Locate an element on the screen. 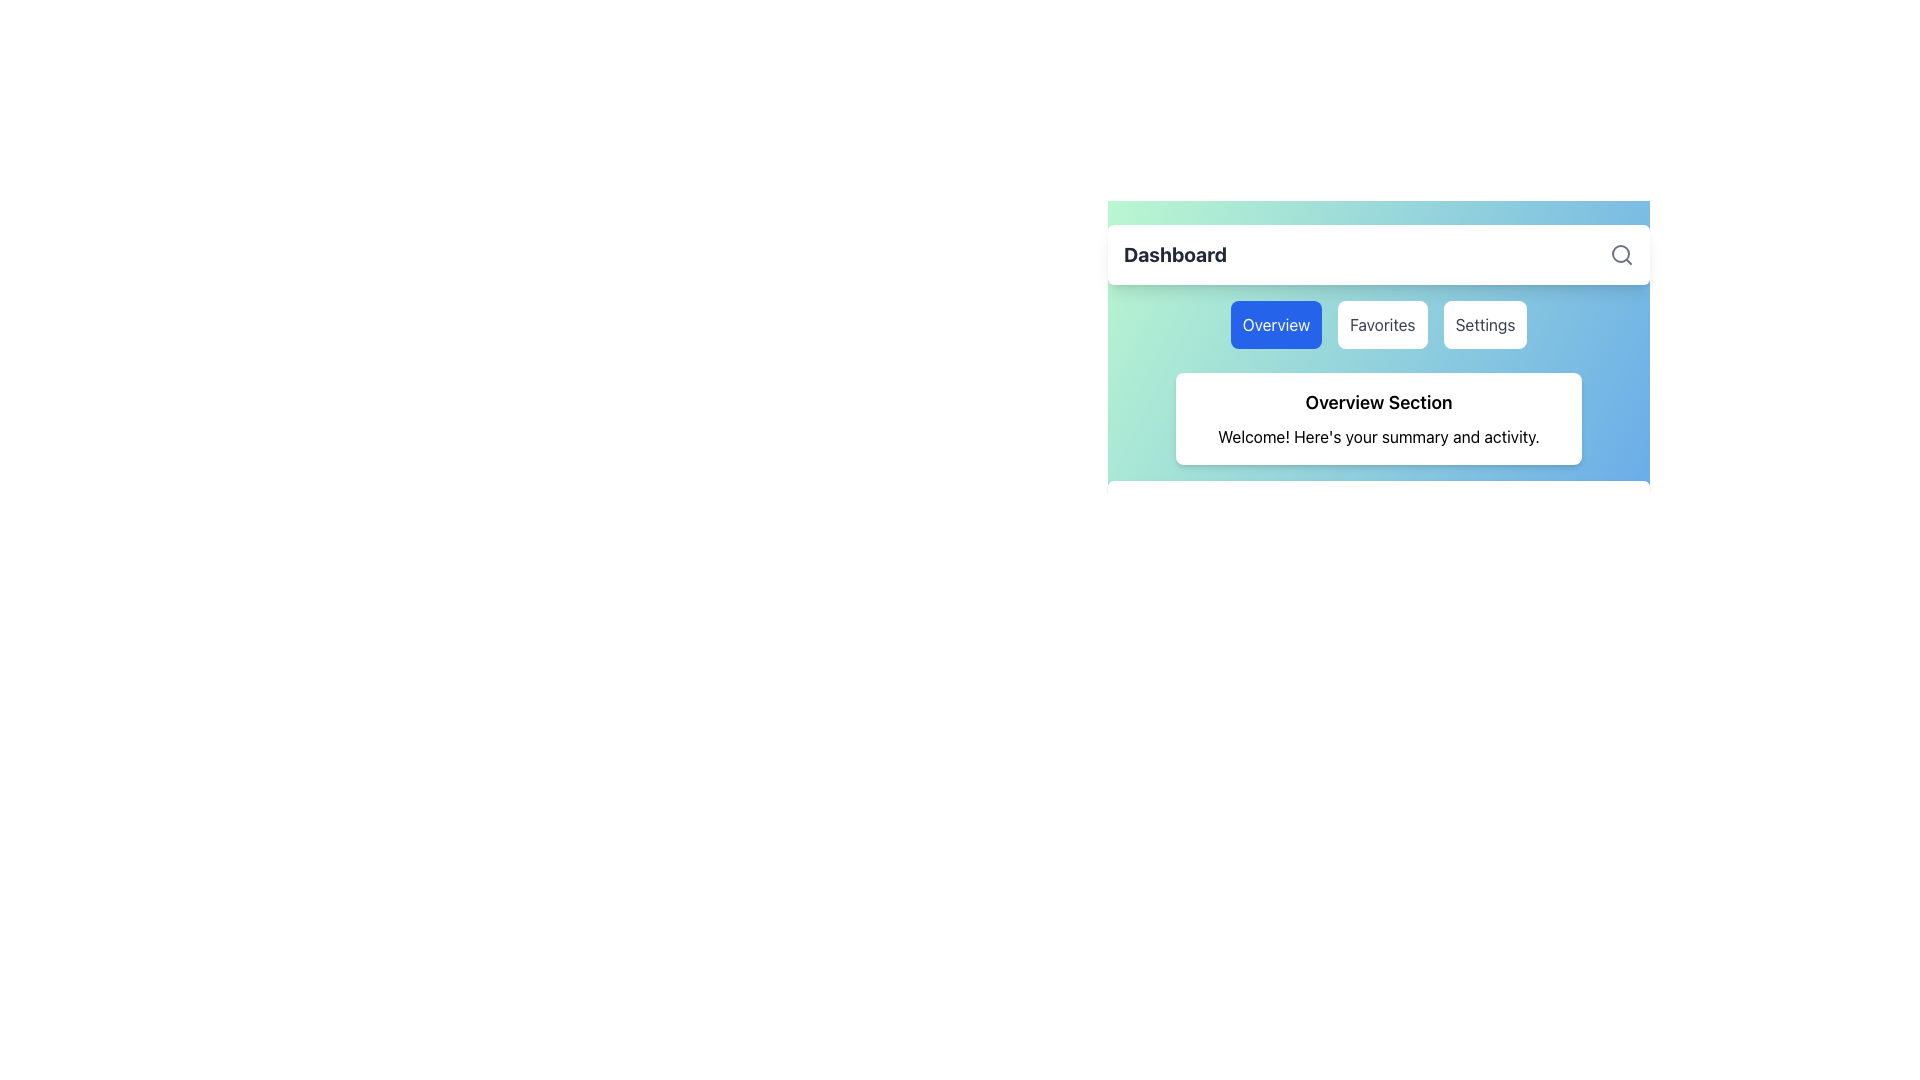 This screenshot has height=1080, width=1920. the search button located in the top-right corner of the white rectangular bar containing the text 'Dashboard' is located at coordinates (1622, 253).